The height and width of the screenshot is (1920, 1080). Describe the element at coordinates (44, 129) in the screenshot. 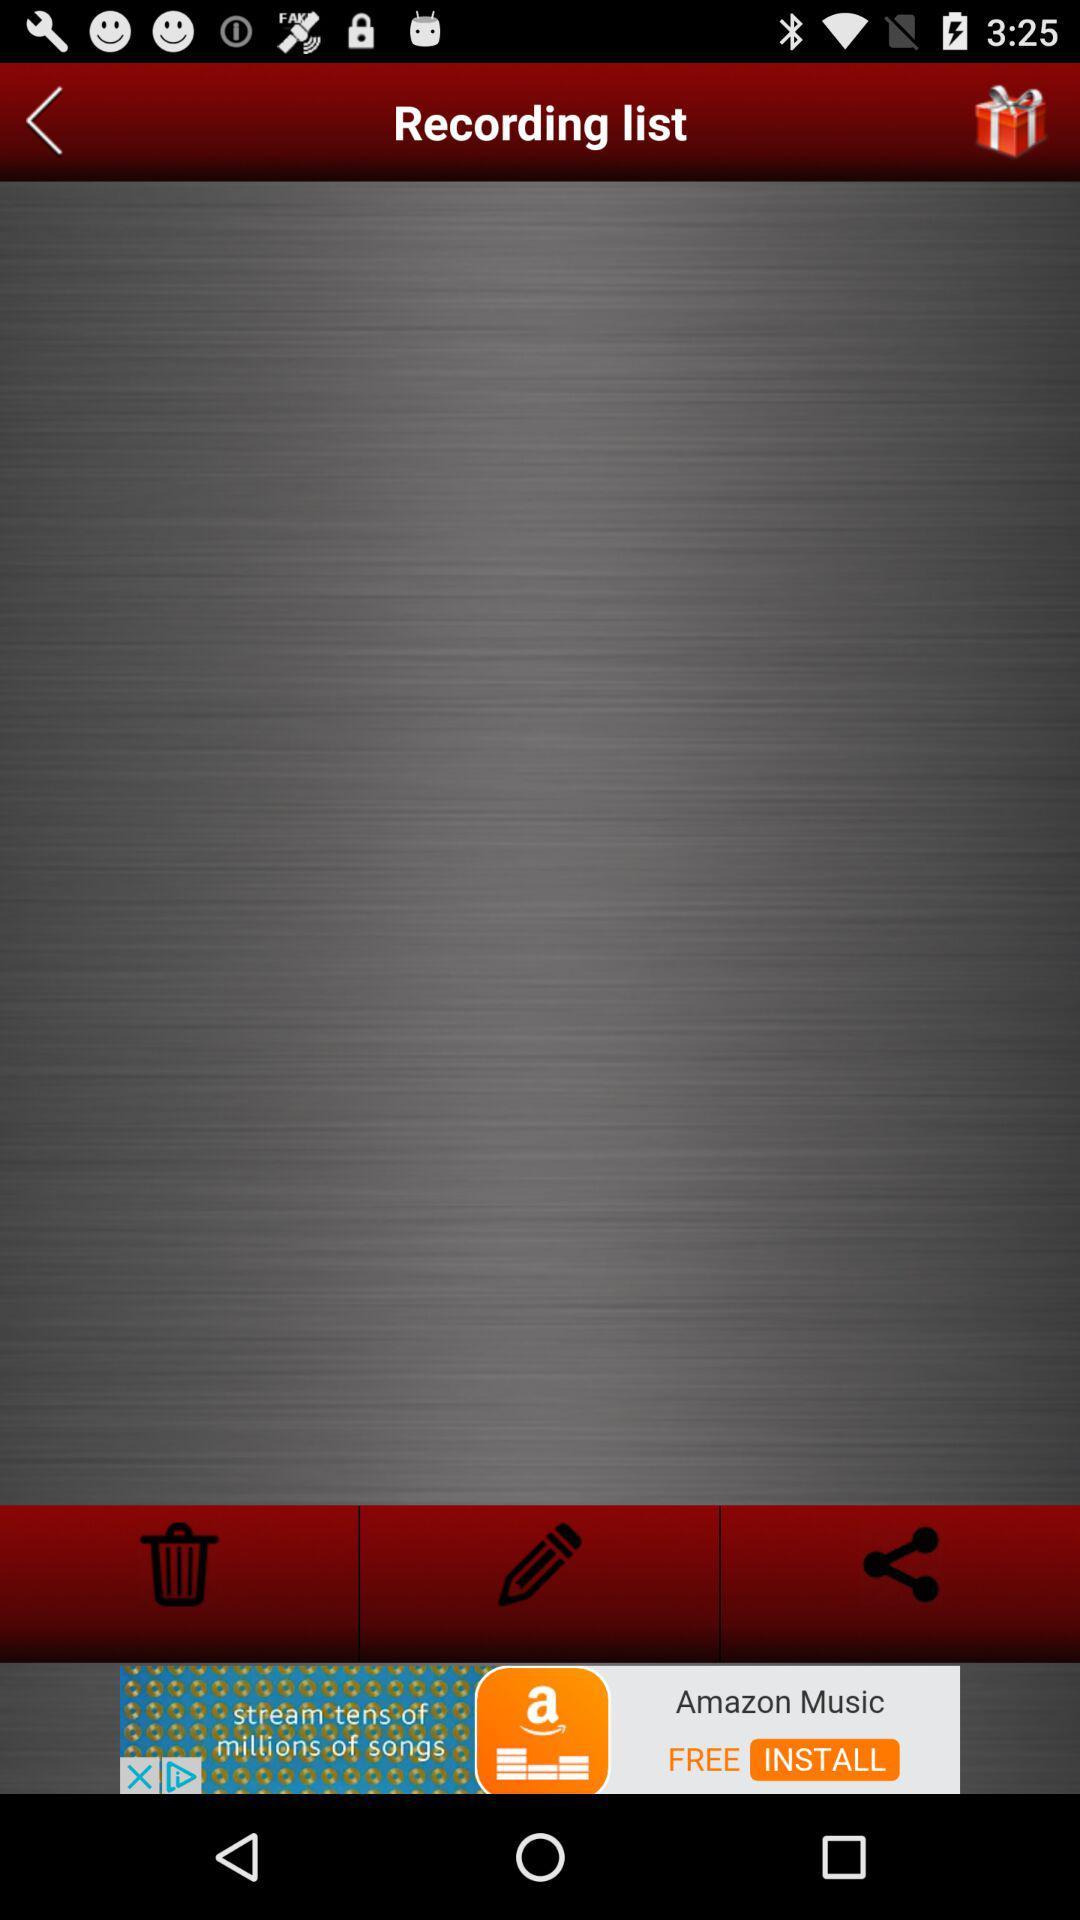

I see `the arrow_backward icon` at that location.